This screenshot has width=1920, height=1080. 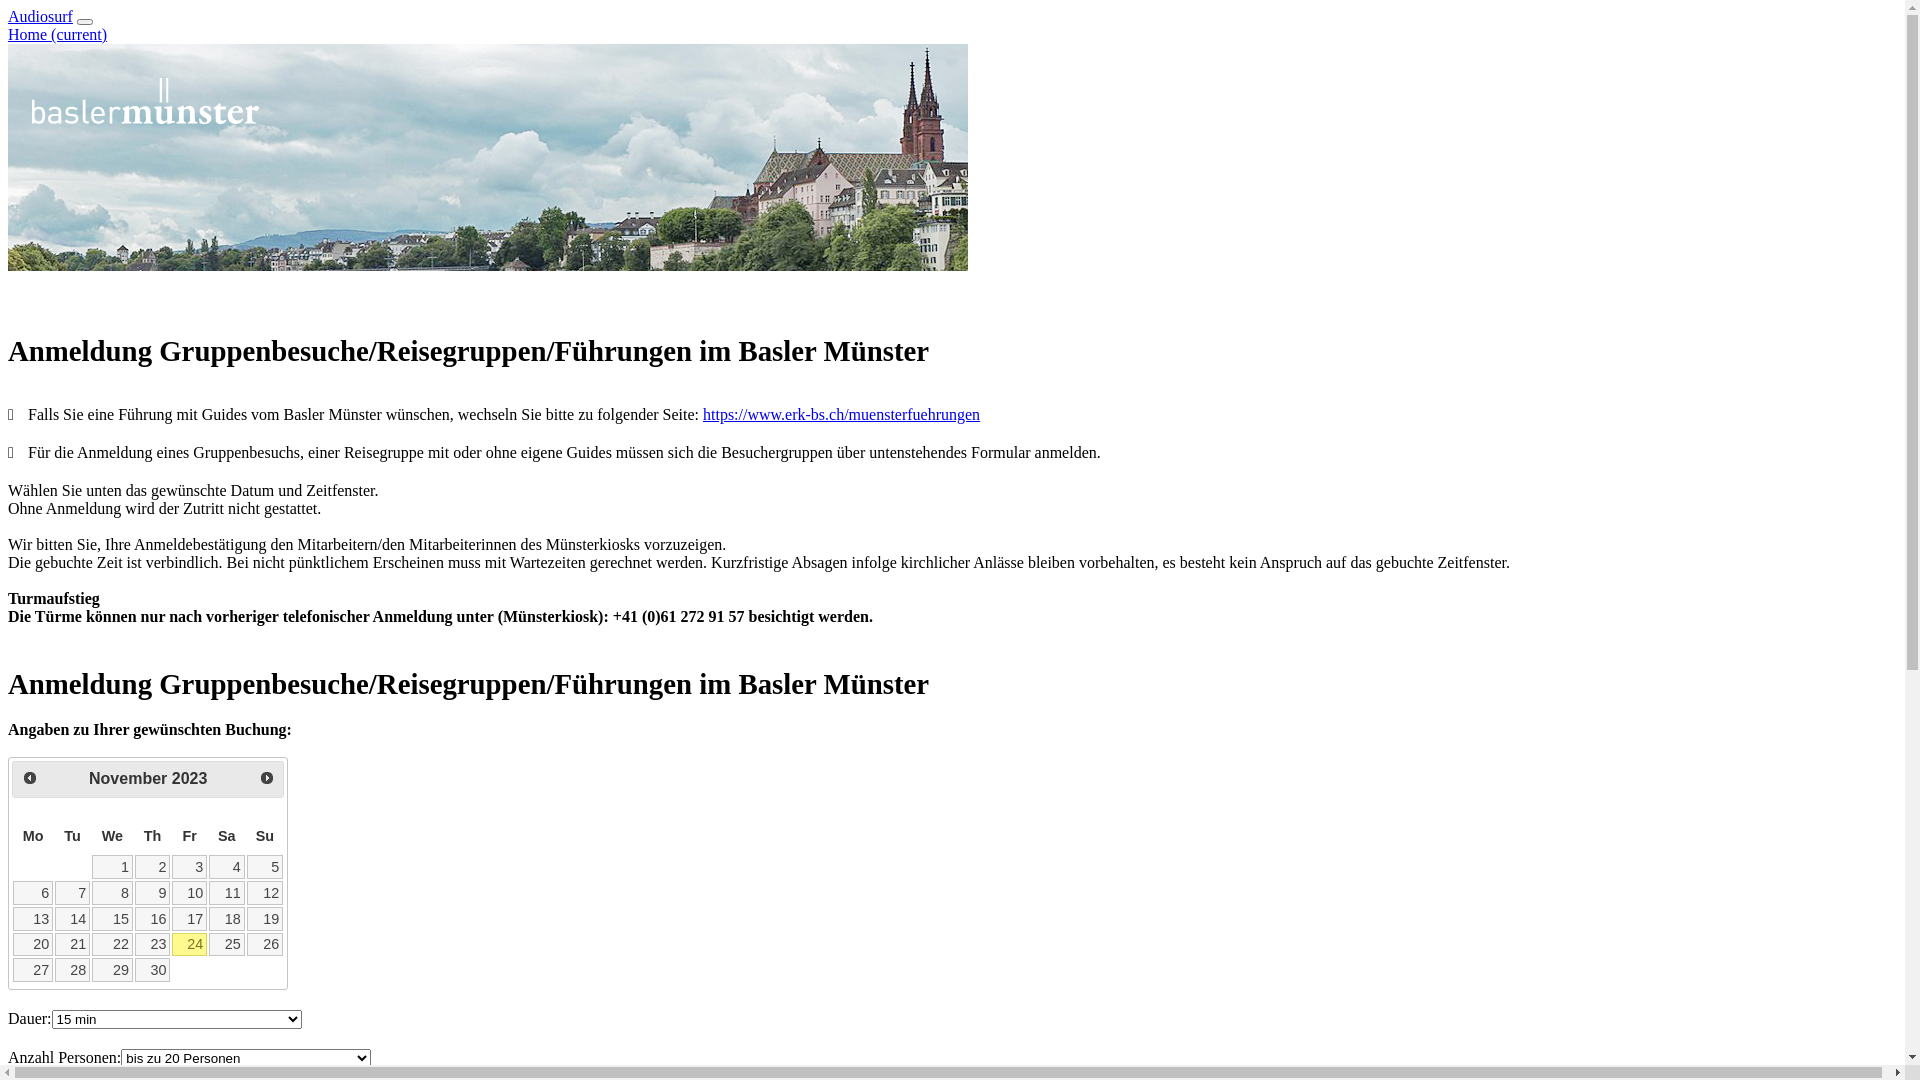 I want to click on '20', so click(x=33, y=945).